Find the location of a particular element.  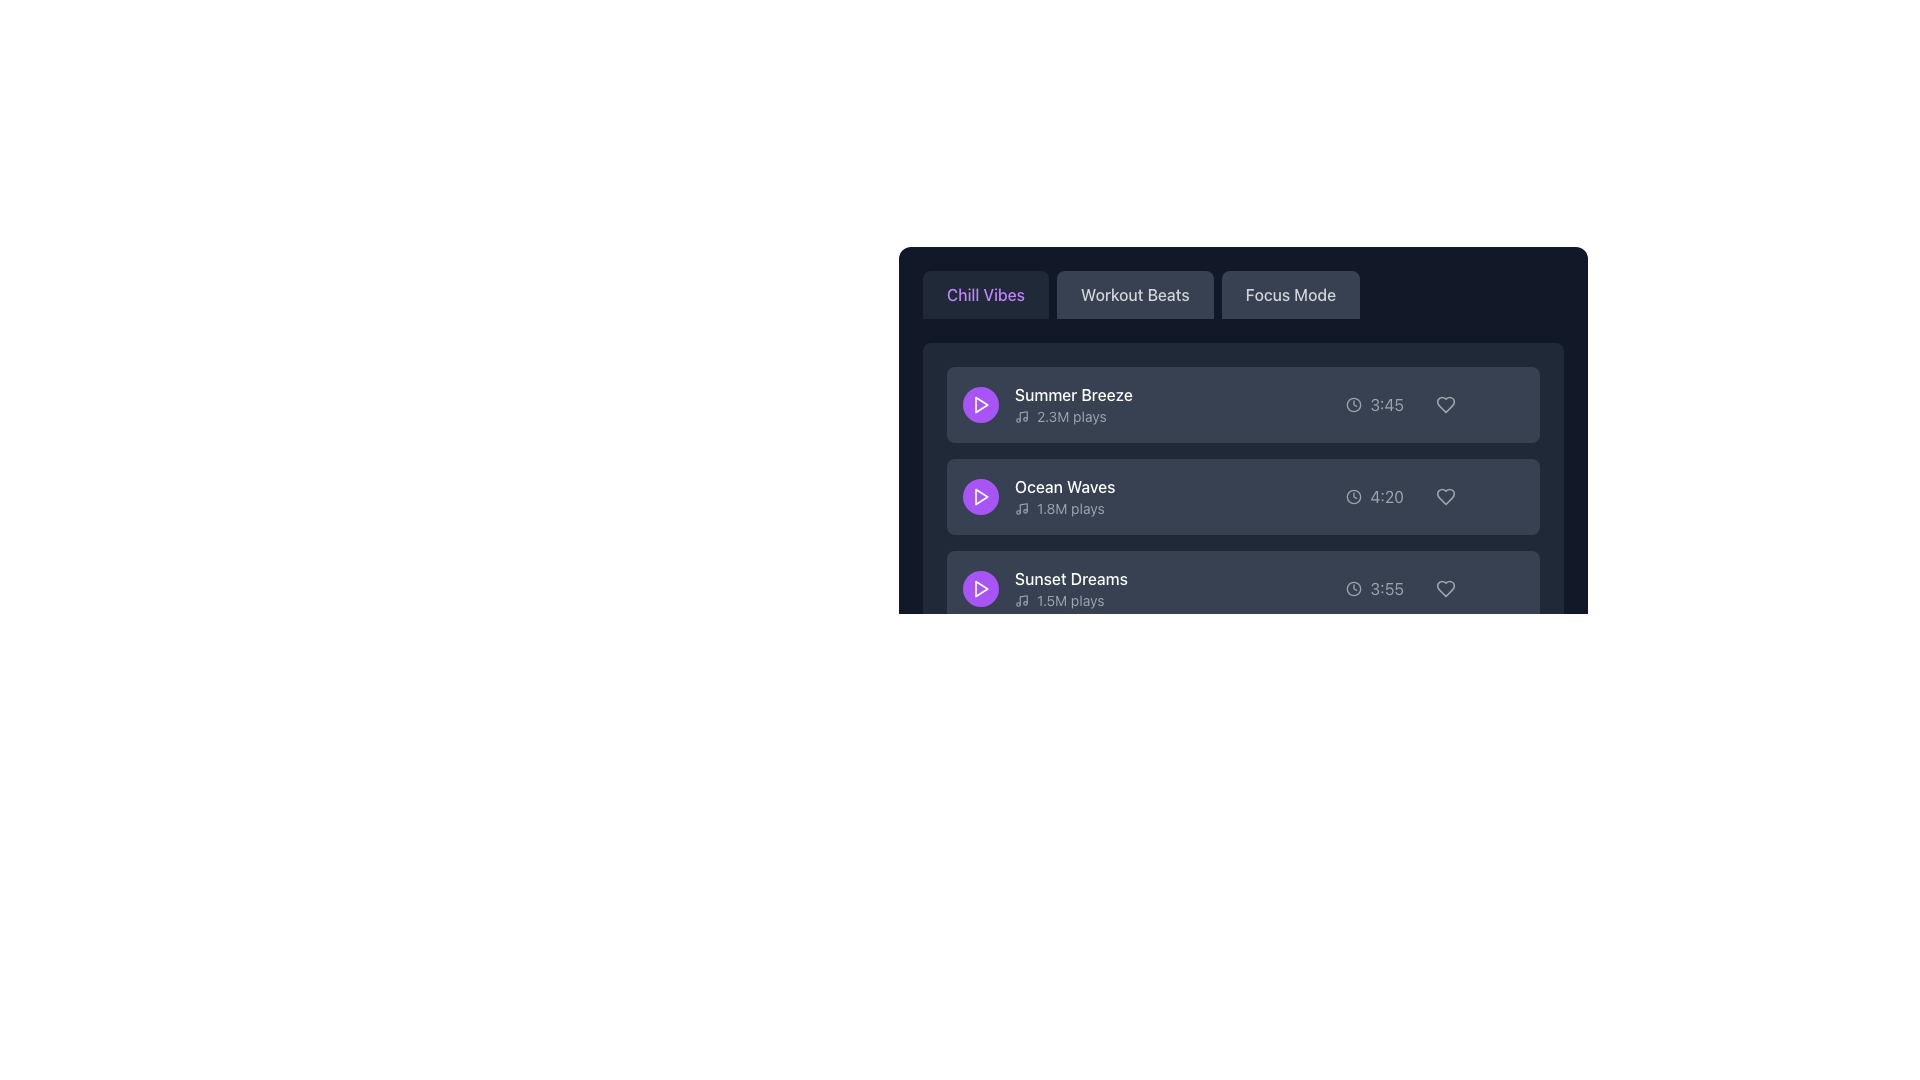

the list item labeled 'Sunset Dreams' with a purple circular background and white play icon is located at coordinates (1044, 588).